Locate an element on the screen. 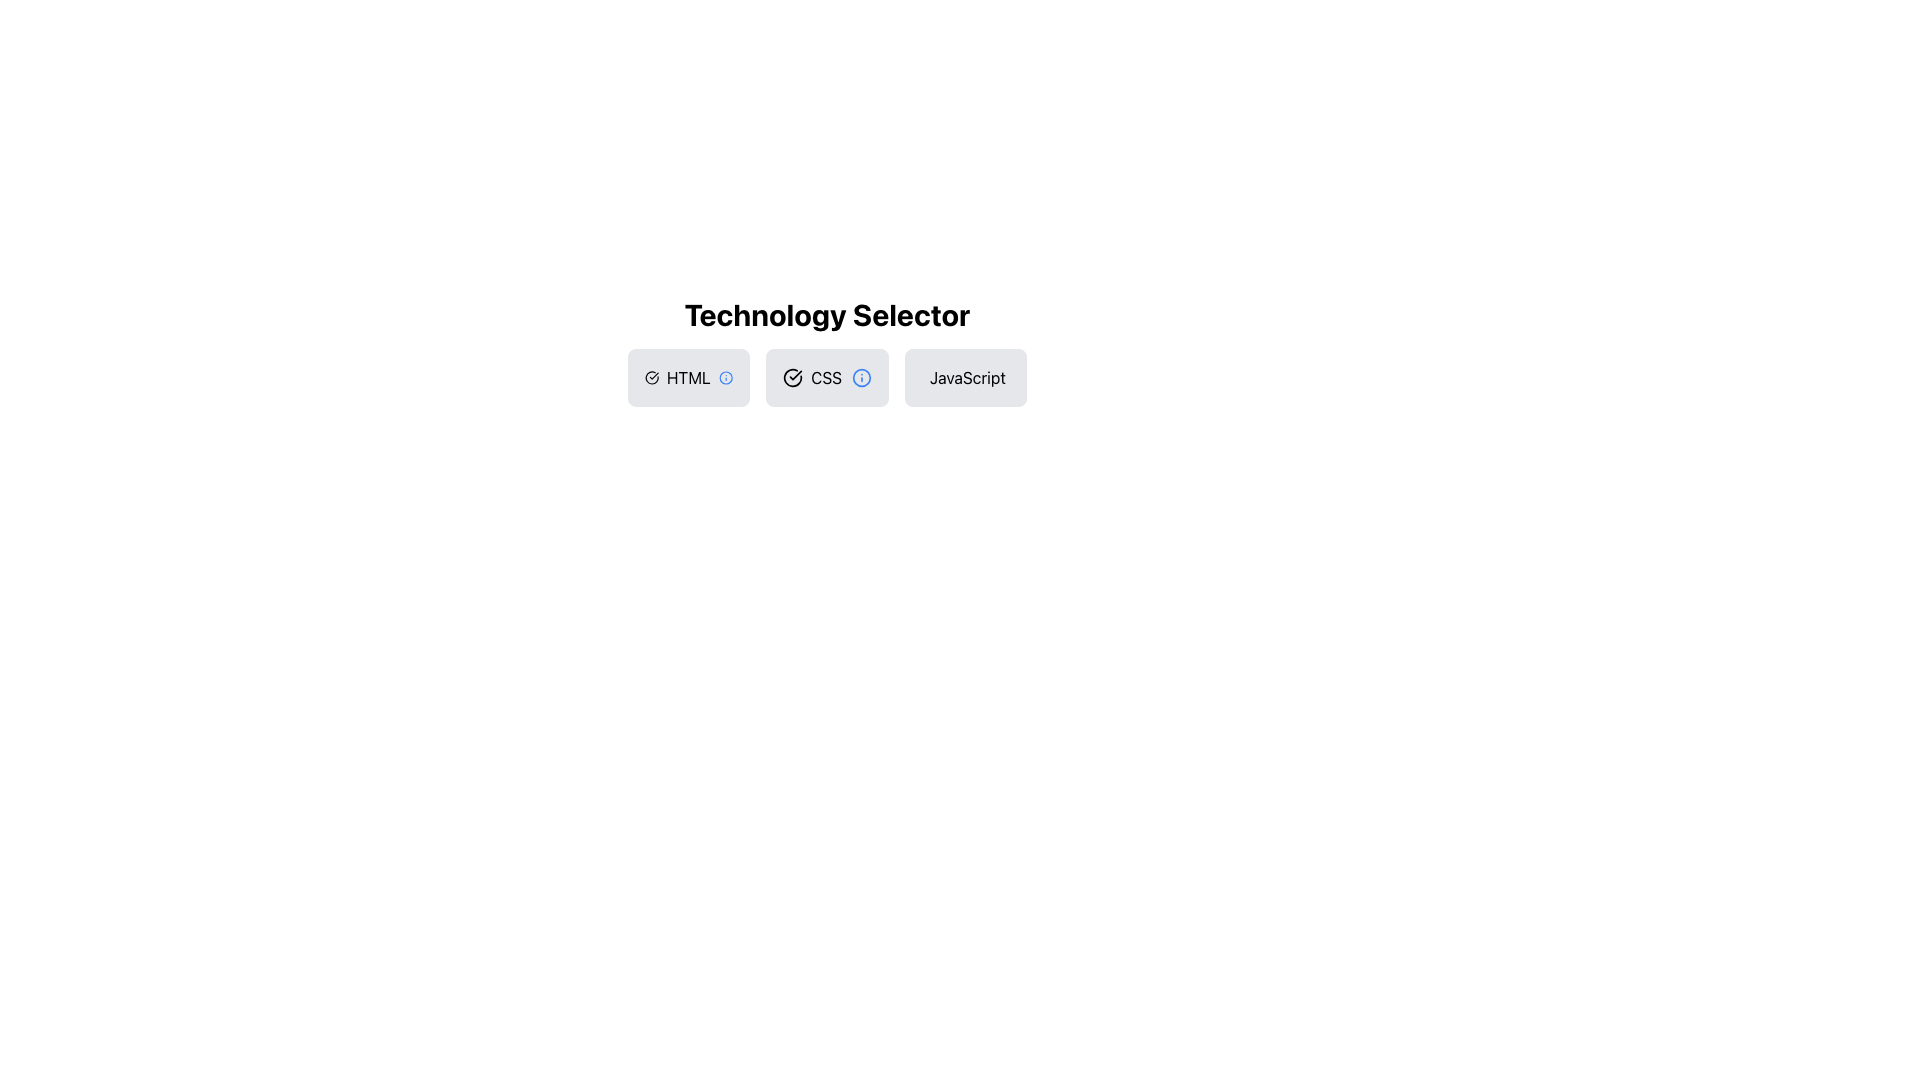  the arc segment of the SVG illustration within the second button marked 'CSS', which is part of a circular icon with a modern, minimalistic design is located at coordinates (792, 378).